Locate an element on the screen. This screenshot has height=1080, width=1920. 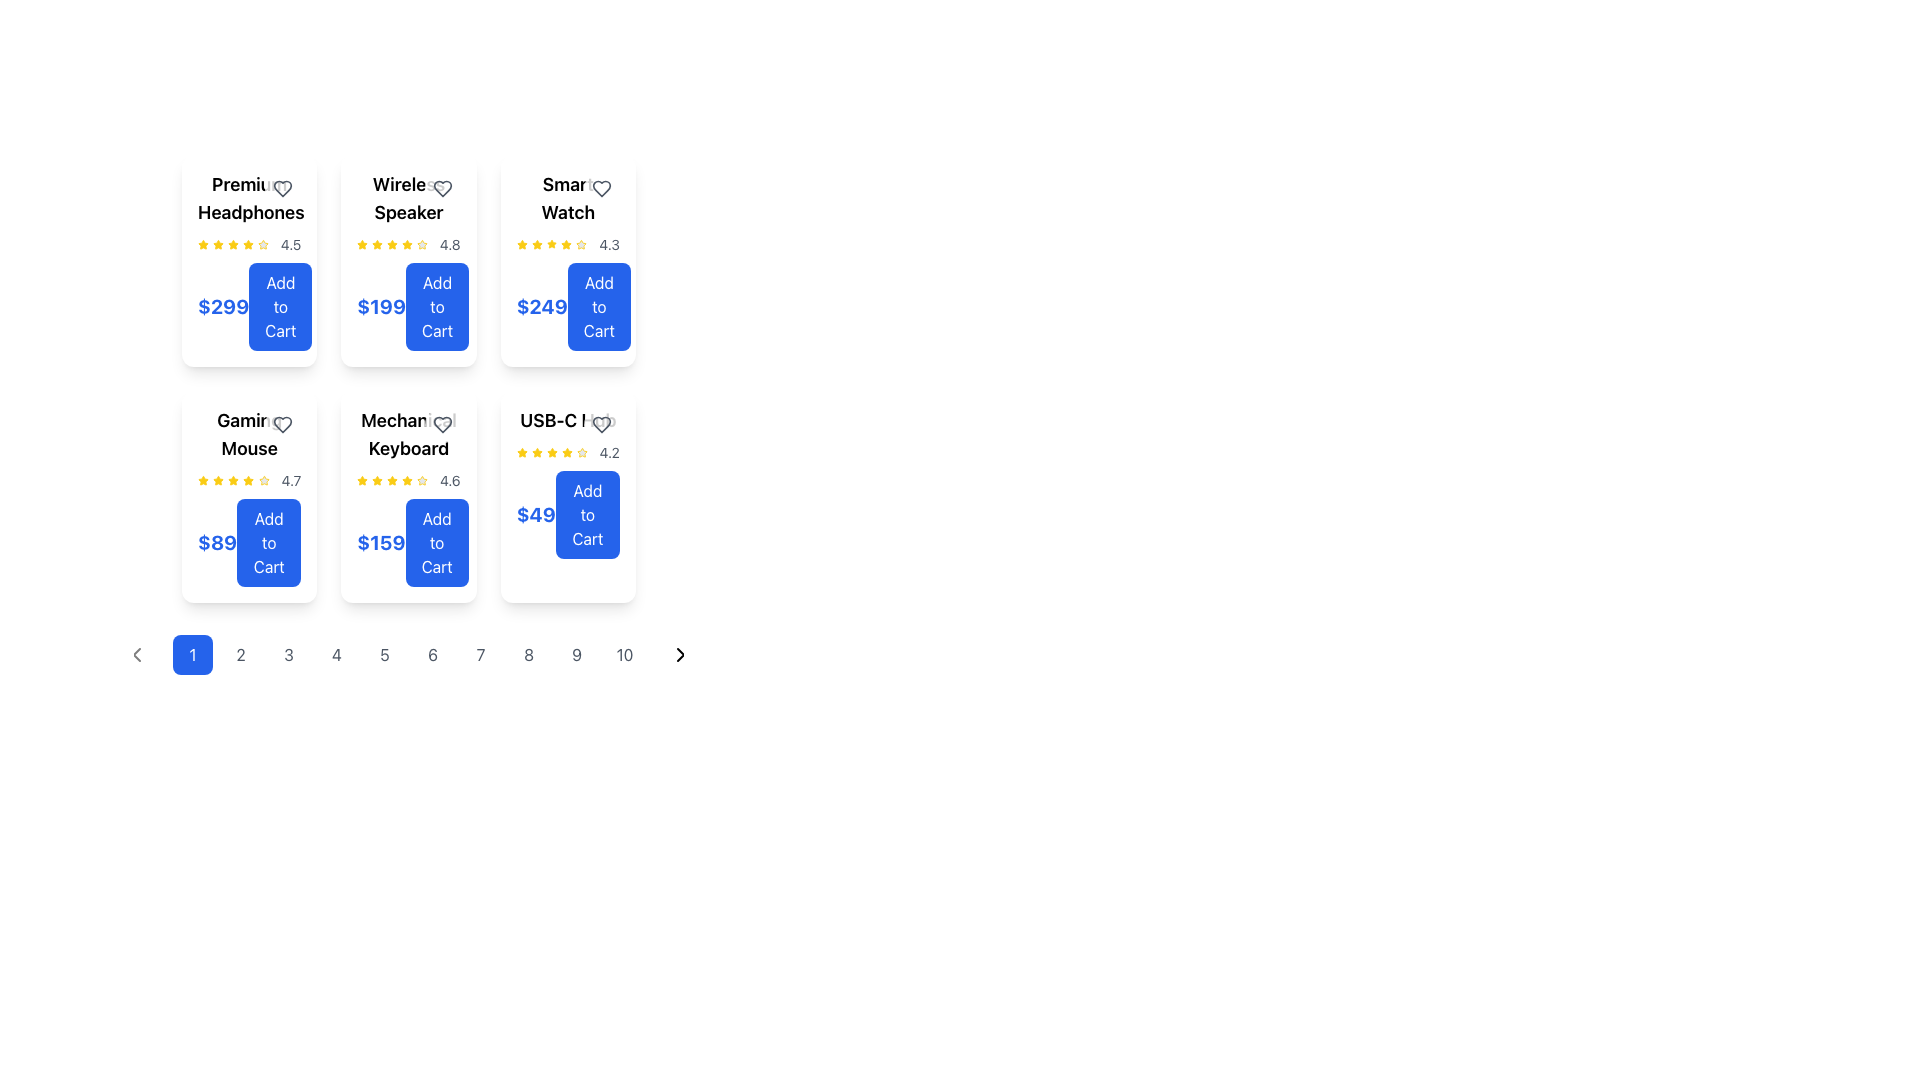
the fifth star icon in the rating section for the 'USB-C Hub' item to interact with it is located at coordinates (522, 452).